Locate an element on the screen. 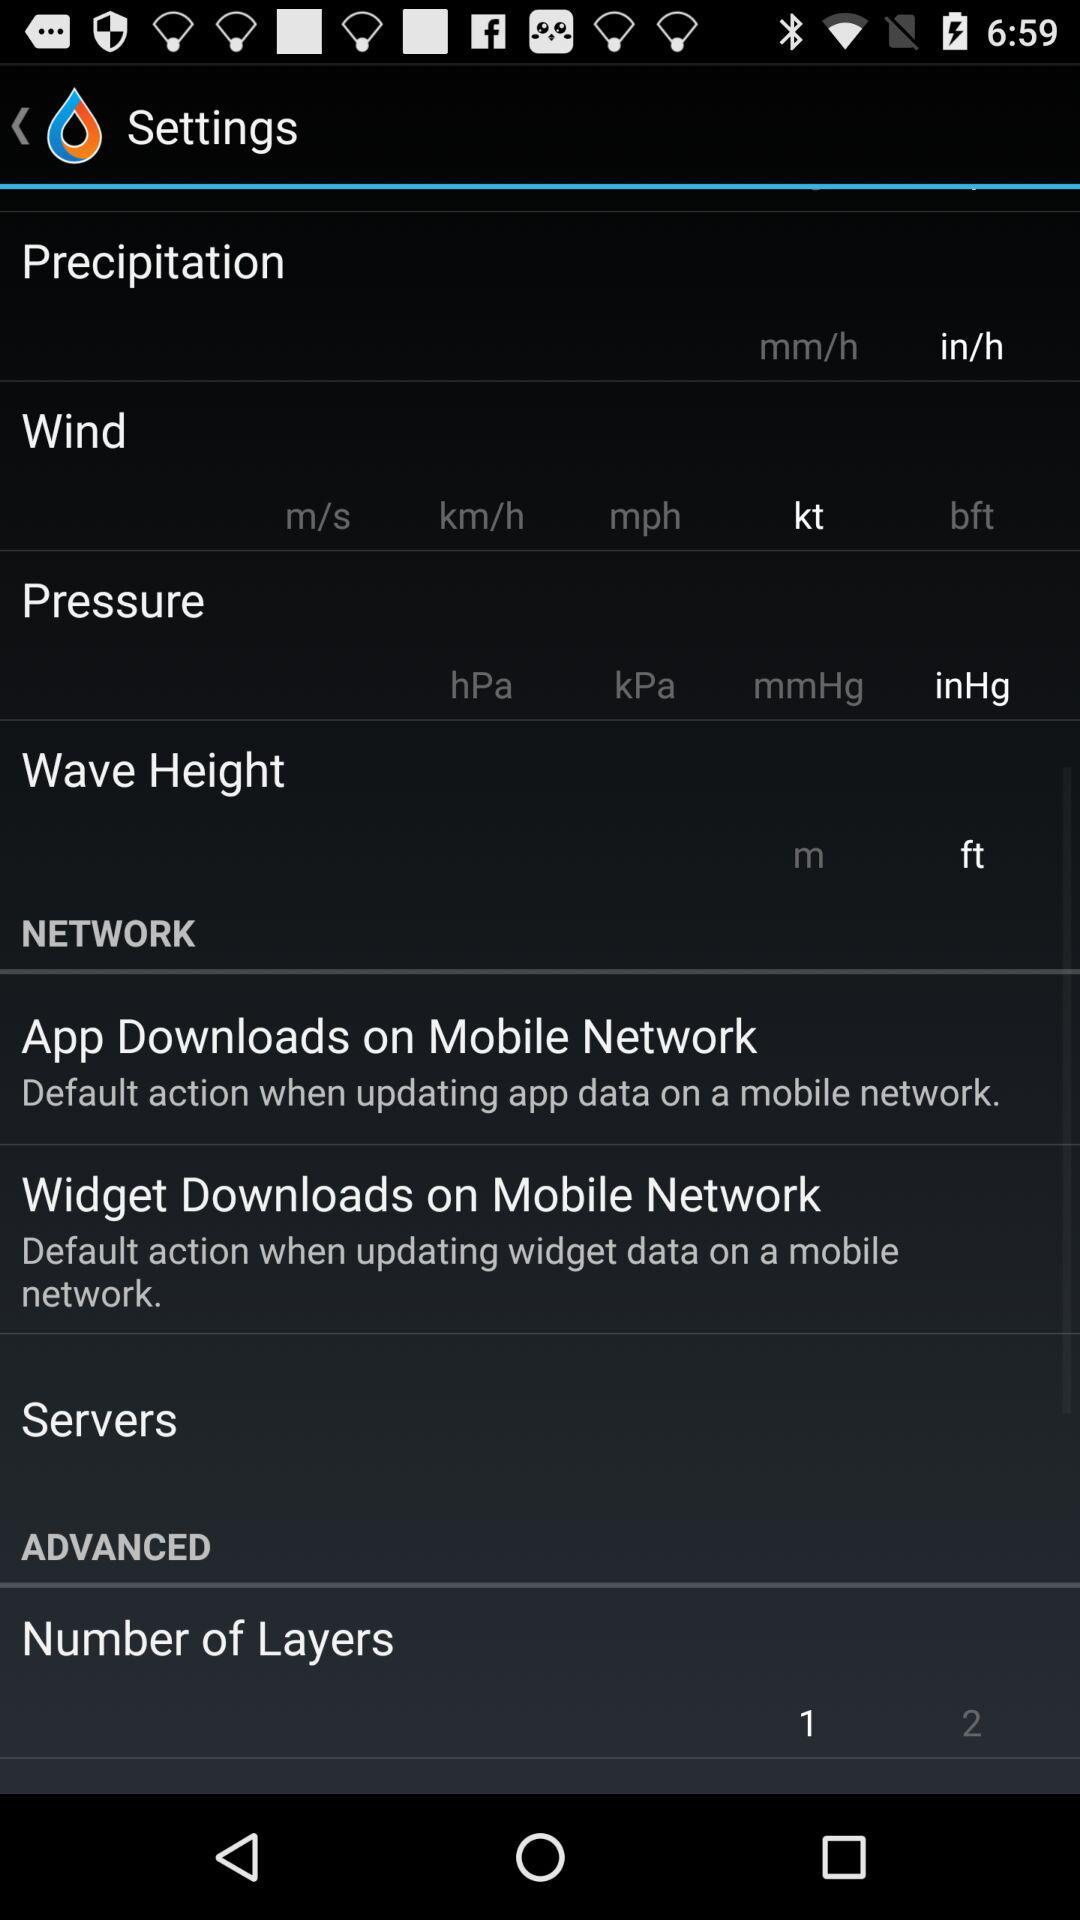 The image size is (1080, 1920). app above the wave height is located at coordinates (971, 684).